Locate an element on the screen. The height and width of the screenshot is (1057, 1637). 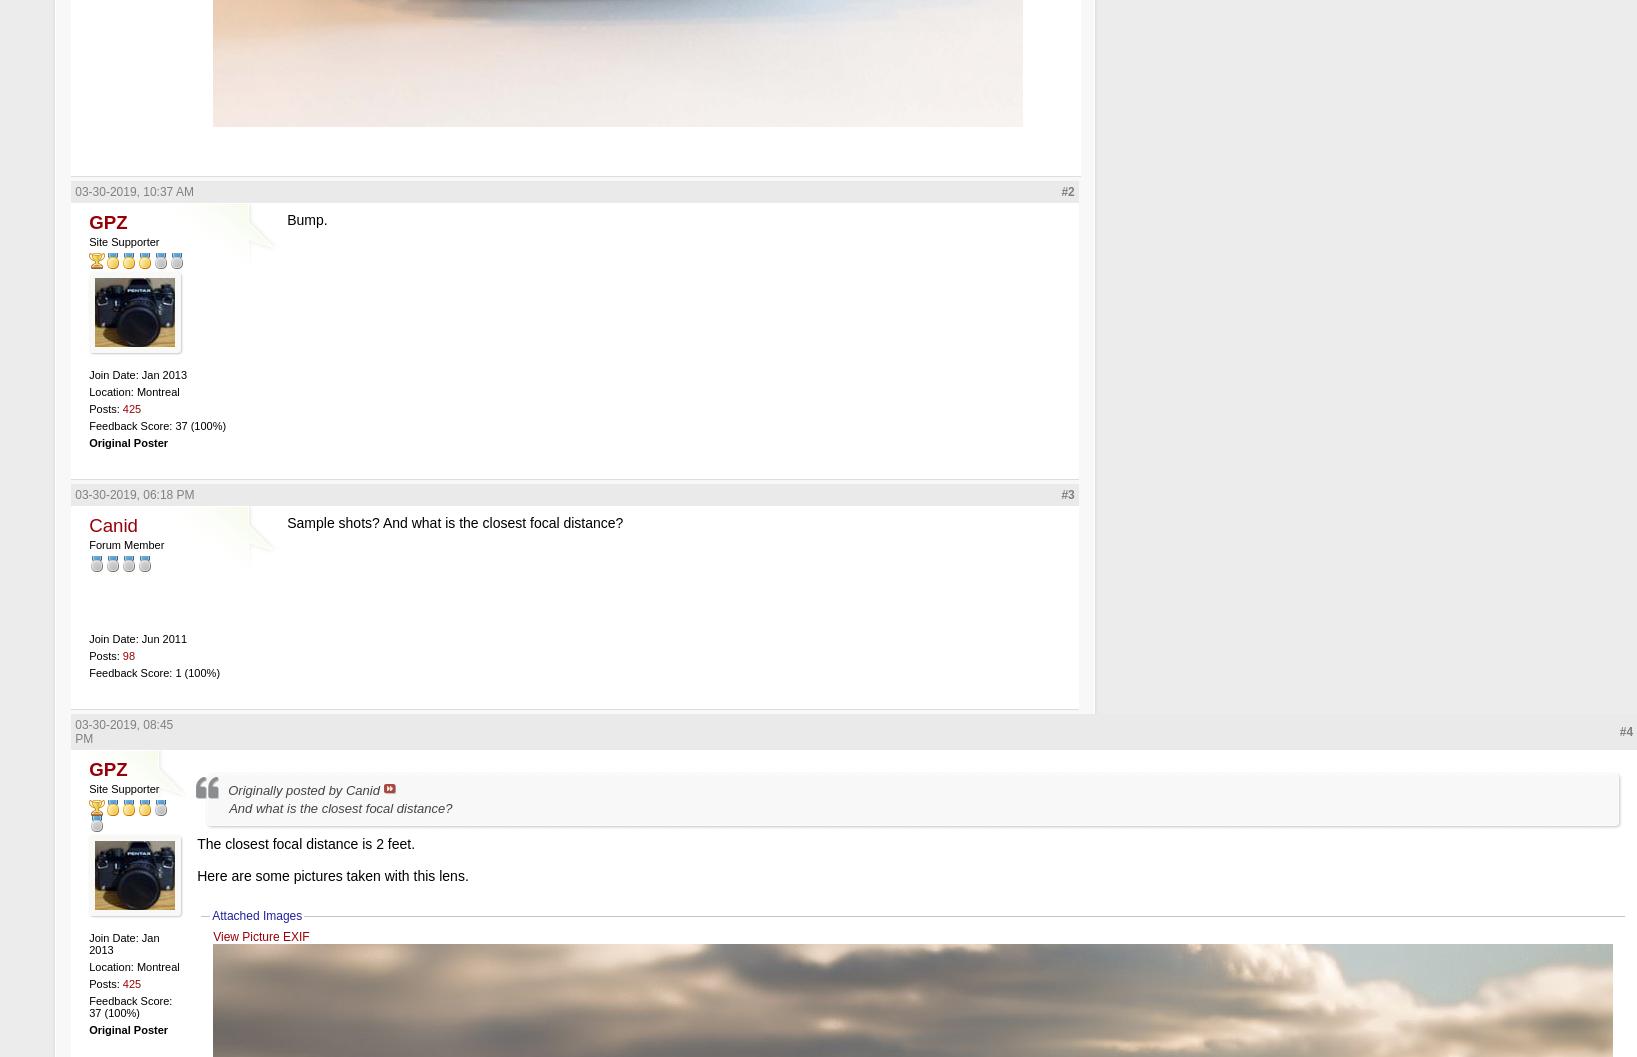
'03-30-2019, 06:18 PM' is located at coordinates (133, 494).